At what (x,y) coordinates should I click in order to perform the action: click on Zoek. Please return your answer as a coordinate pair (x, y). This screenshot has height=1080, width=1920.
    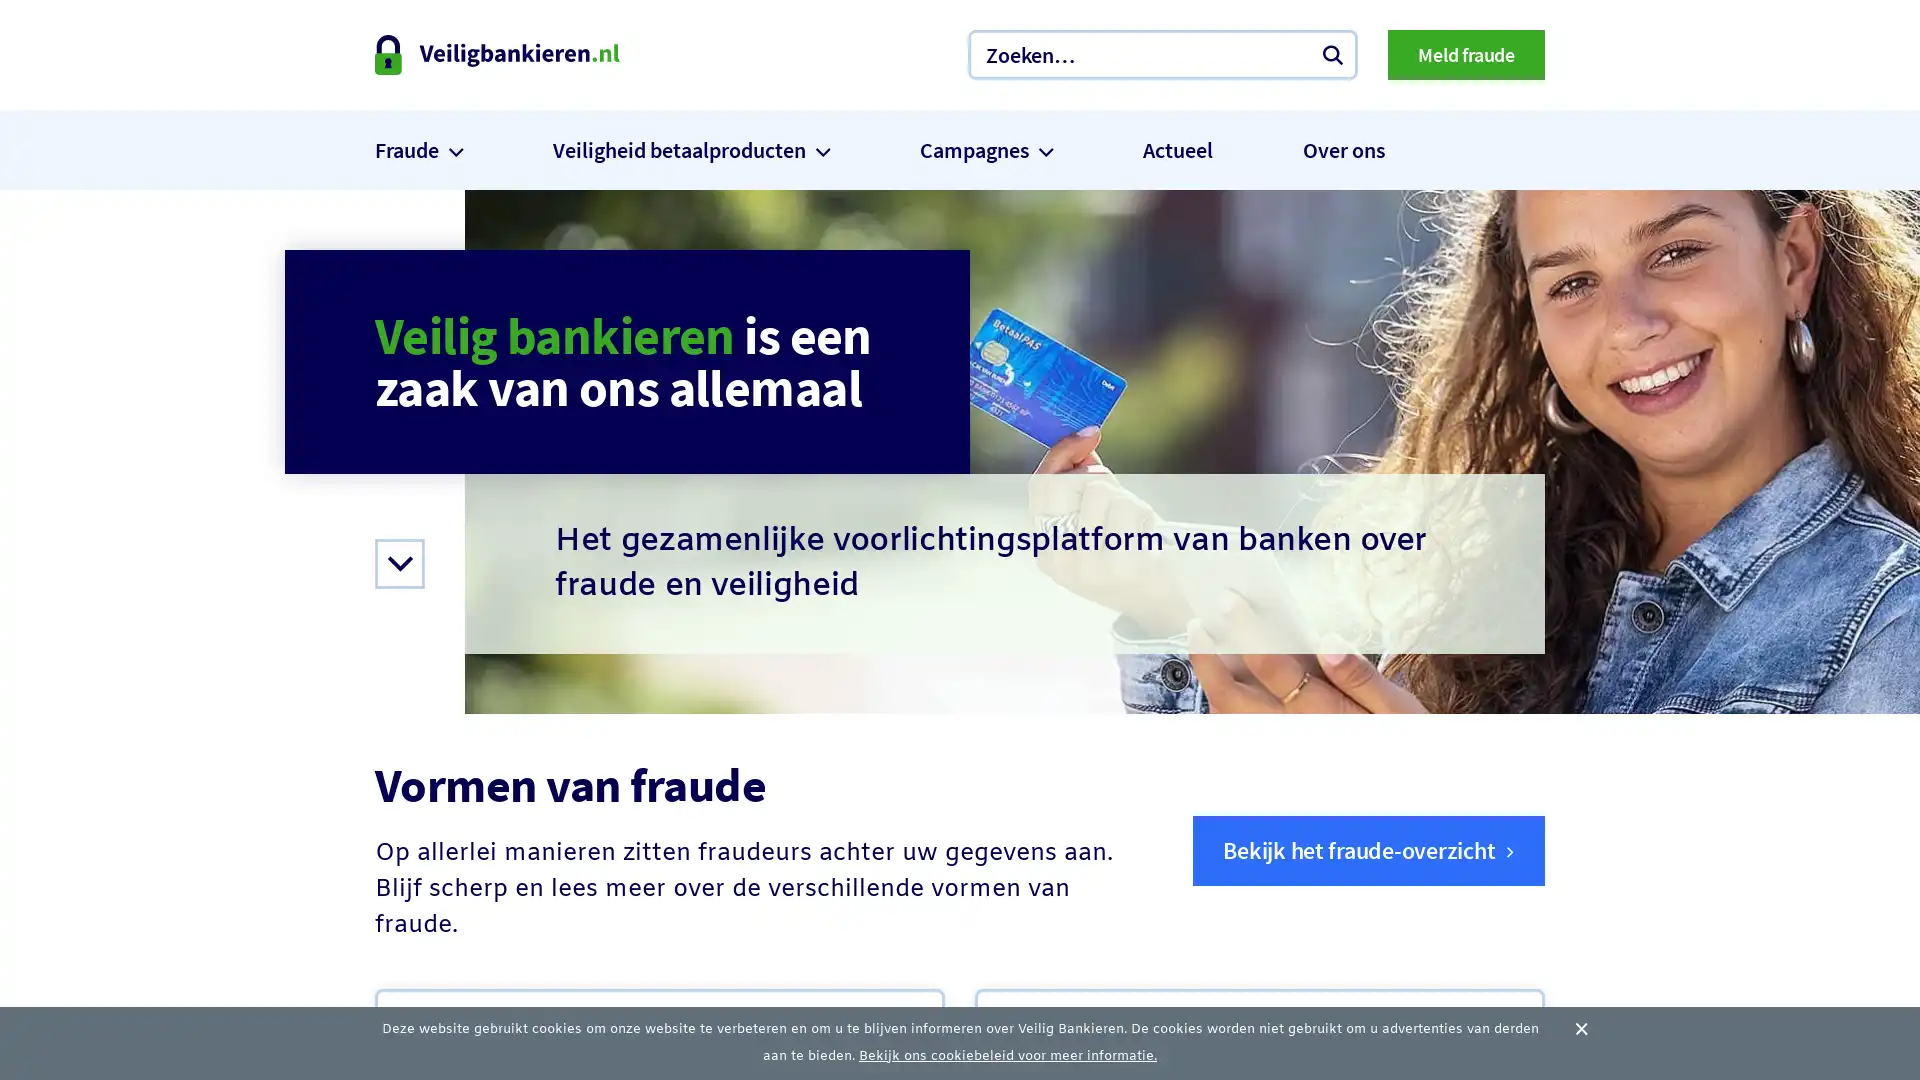
    Looking at the image, I should click on (1333, 53).